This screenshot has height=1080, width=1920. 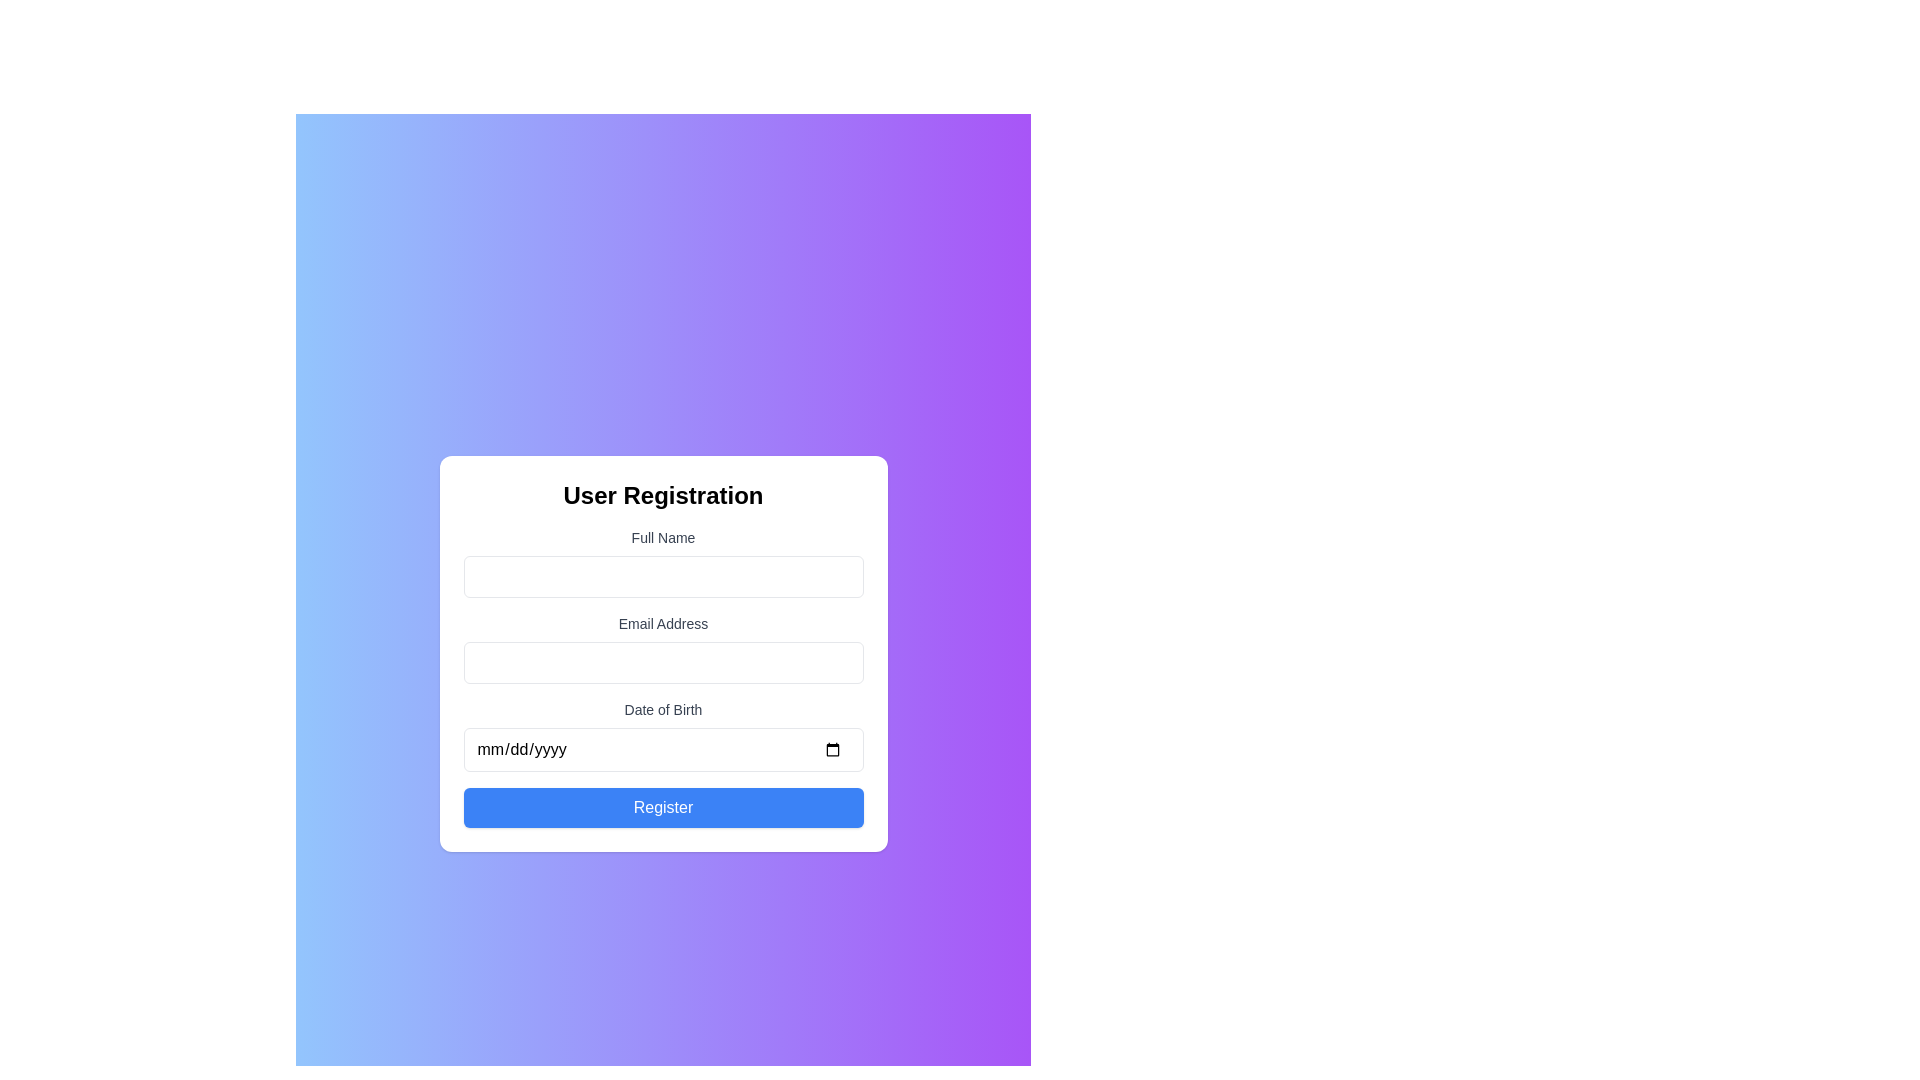 What do you see at coordinates (663, 736) in the screenshot?
I see `a date from the calendar in the 'Date of Birth' input field, which is styled with rounded corners and has a calendar icon on its right, located in the 'User Registration' form` at bounding box center [663, 736].